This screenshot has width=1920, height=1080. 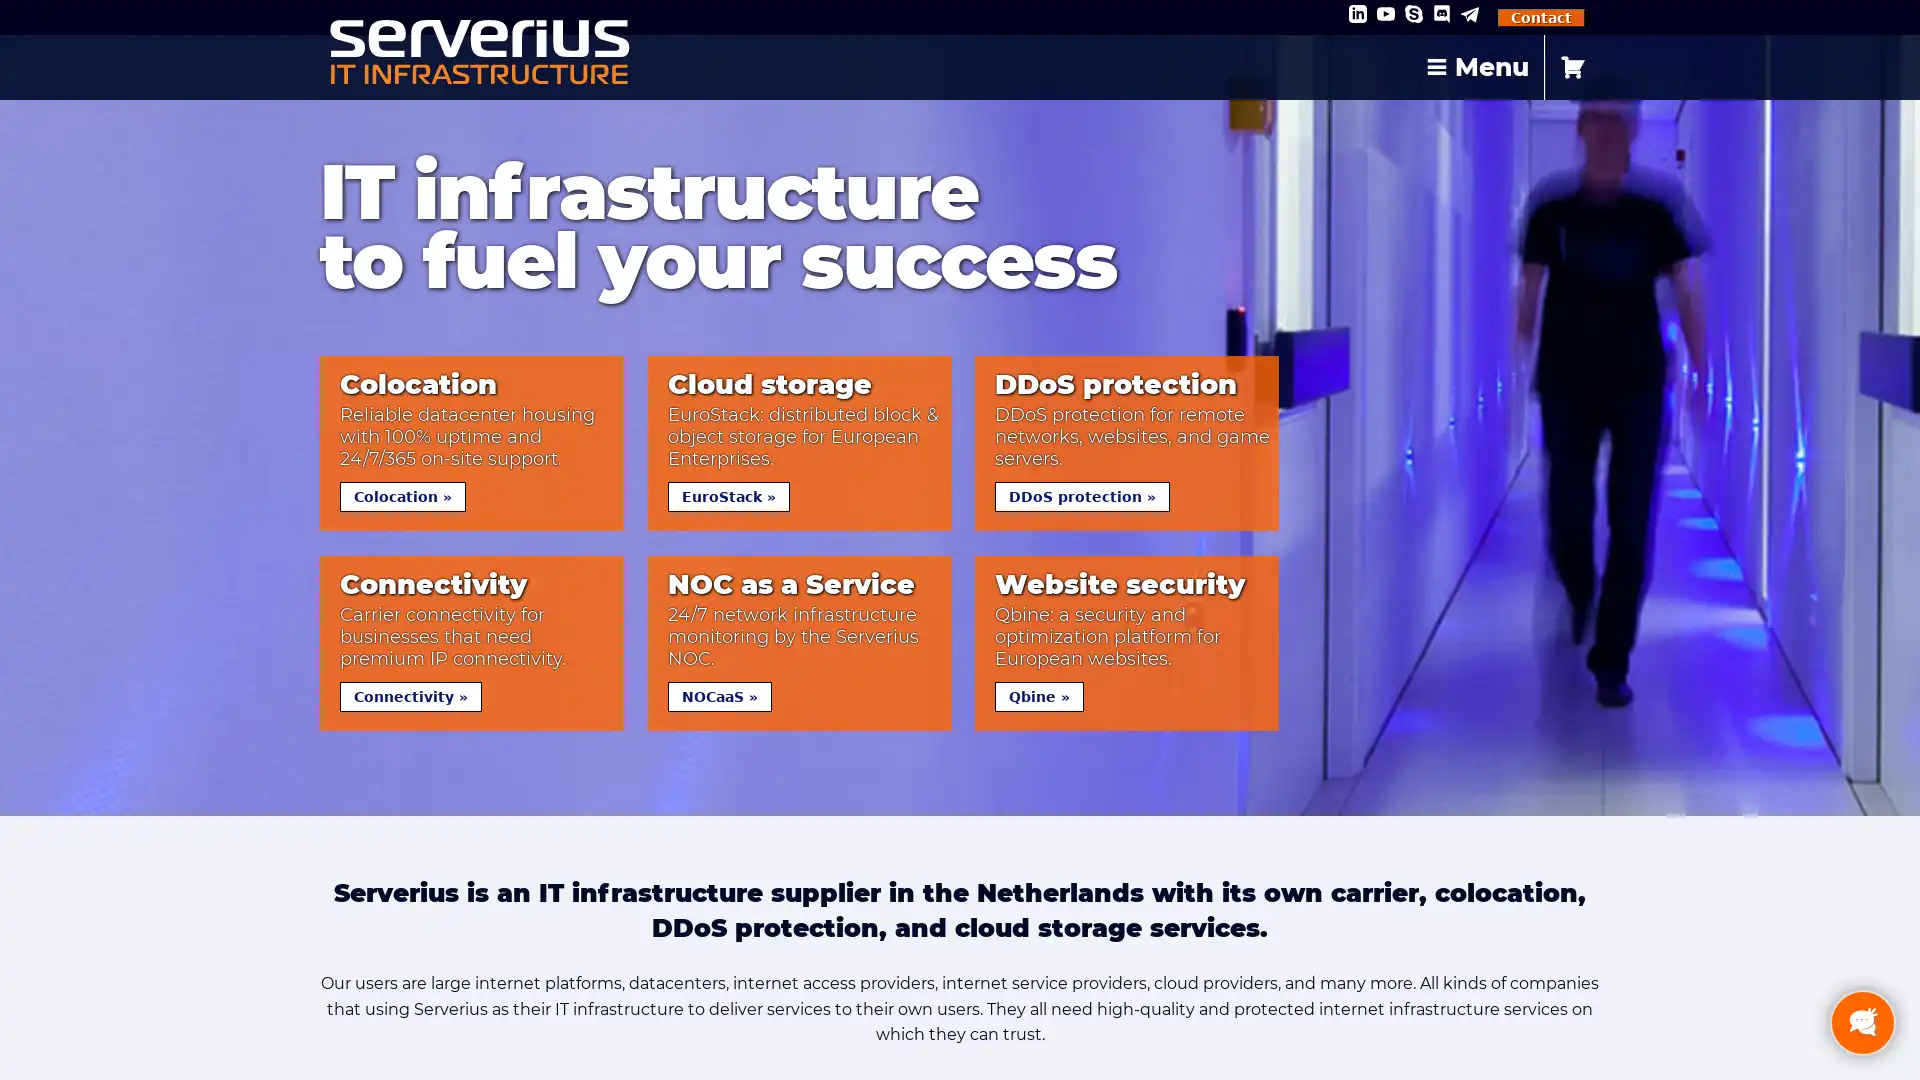 What do you see at coordinates (410, 694) in the screenshot?
I see `Connectivity` at bounding box center [410, 694].